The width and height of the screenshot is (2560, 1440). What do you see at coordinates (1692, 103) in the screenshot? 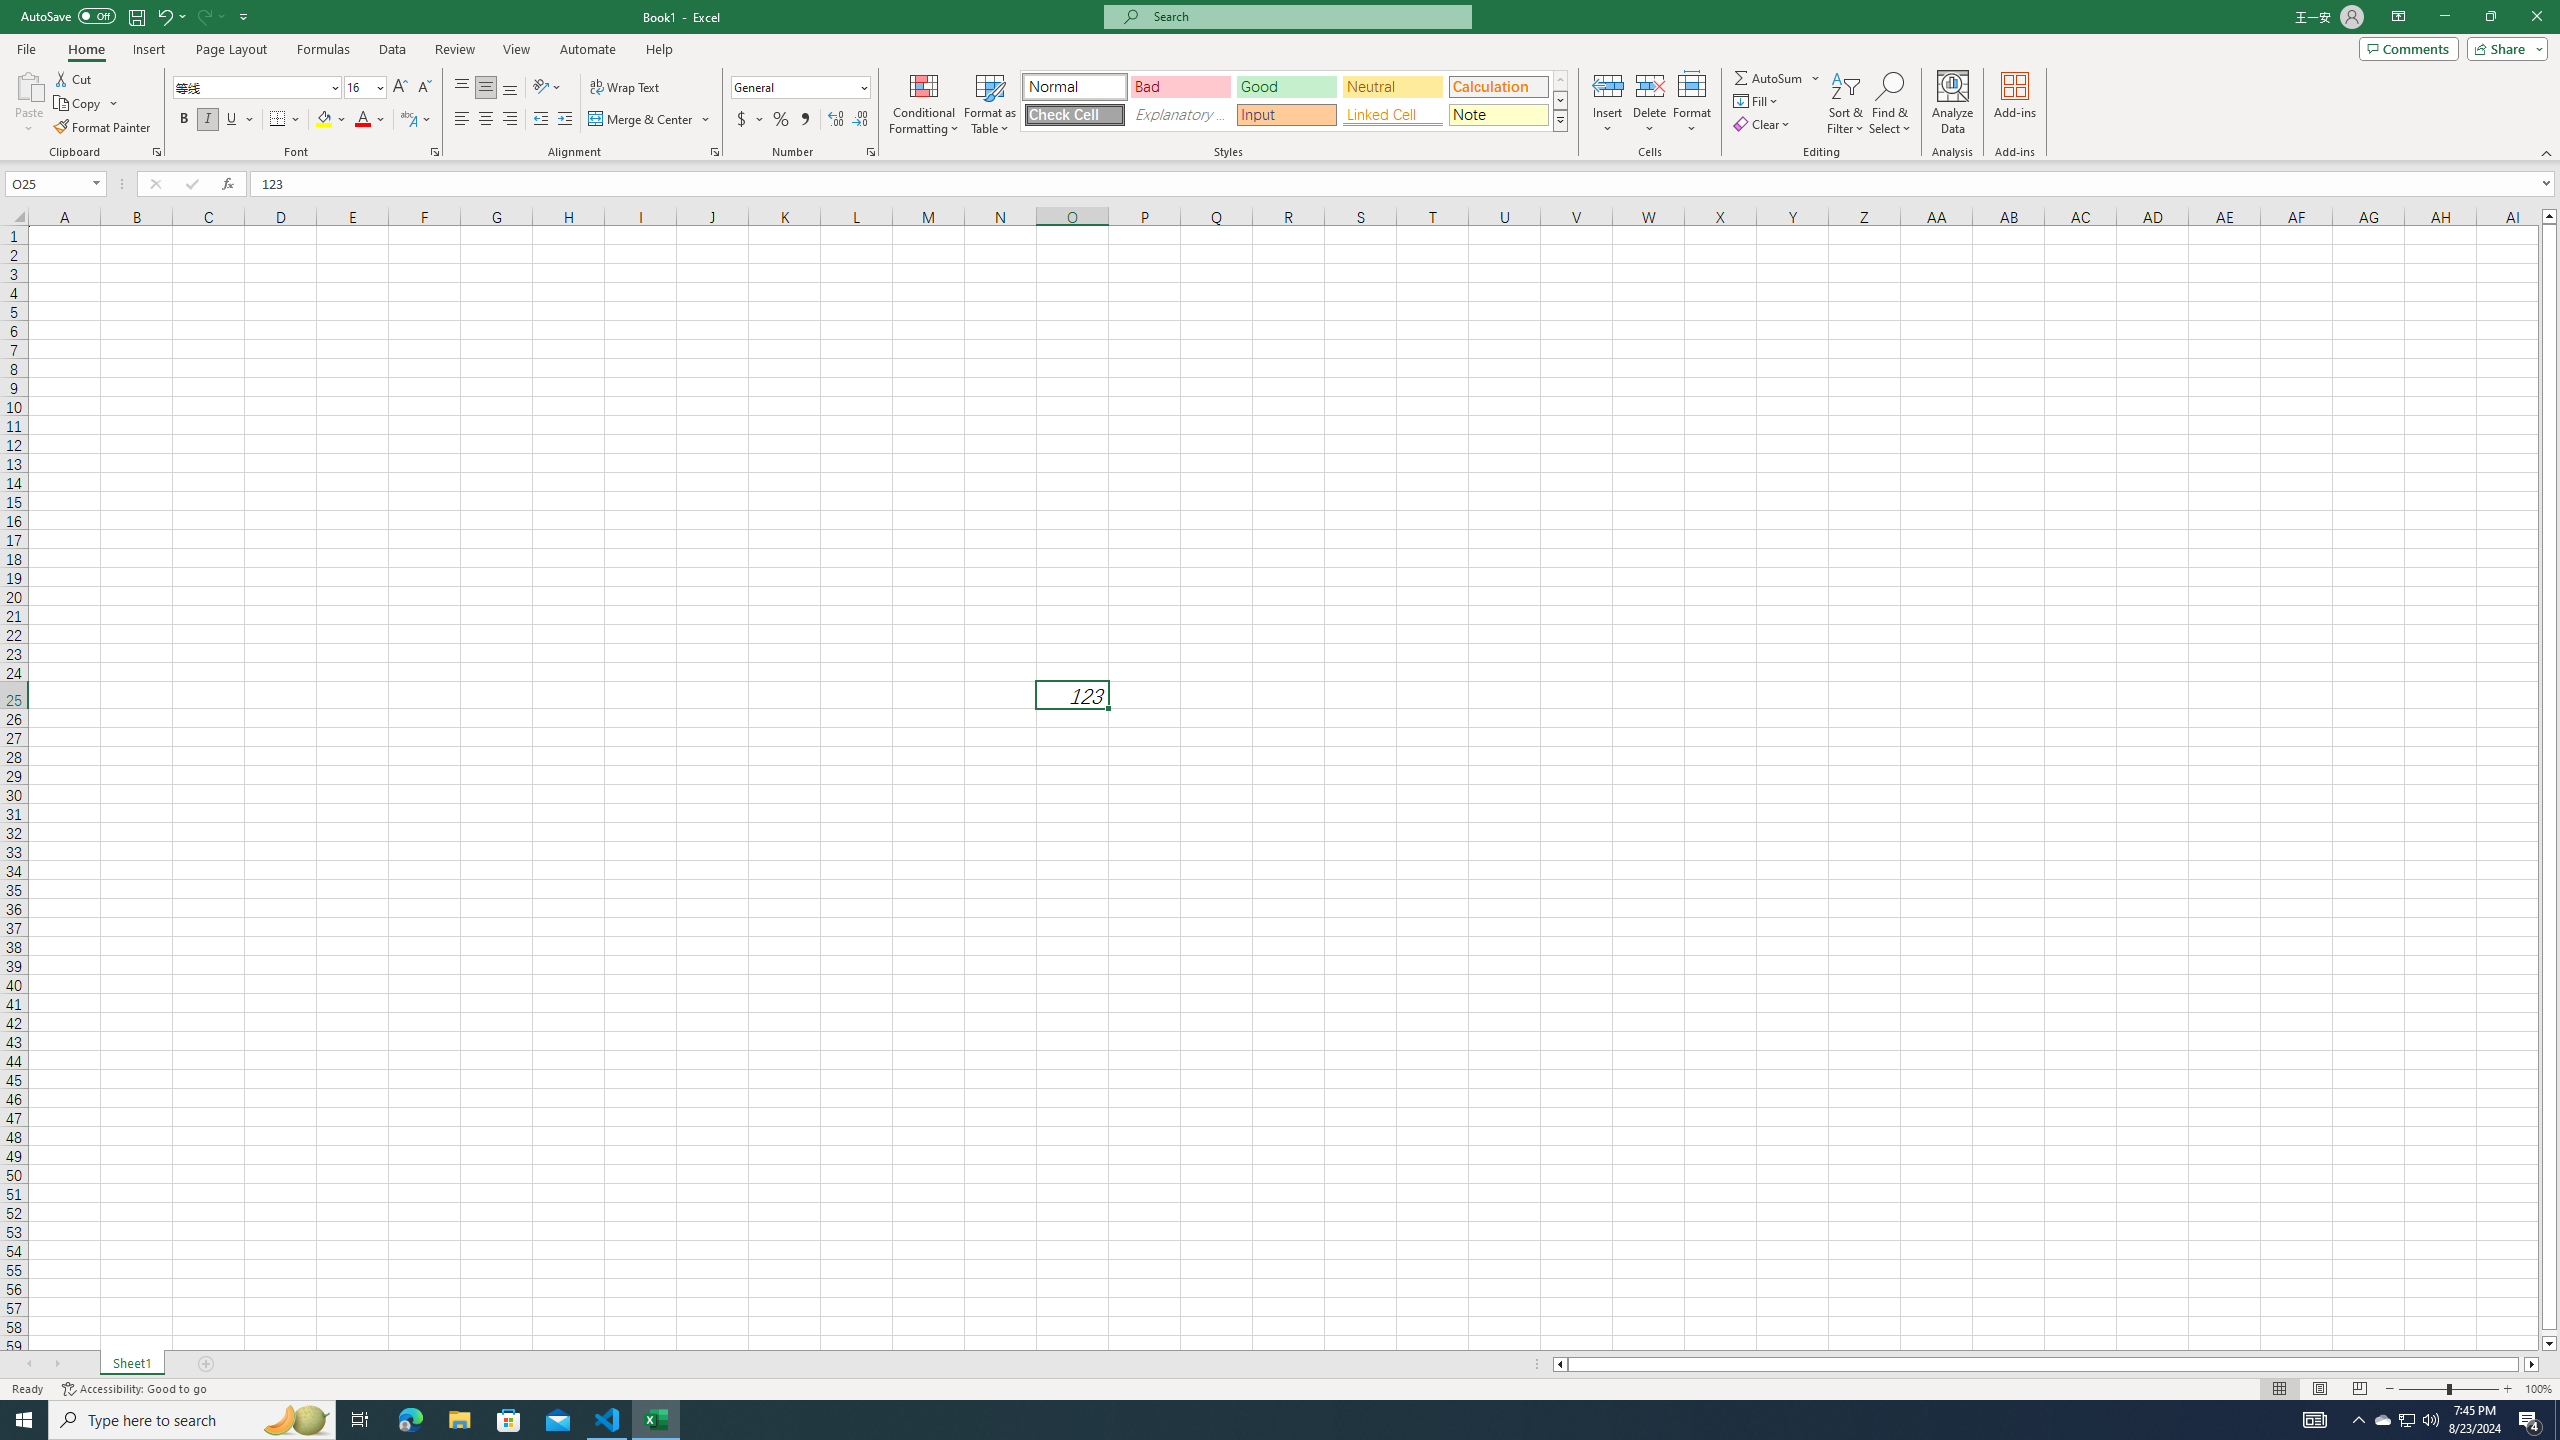
I see `'Format'` at bounding box center [1692, 103].